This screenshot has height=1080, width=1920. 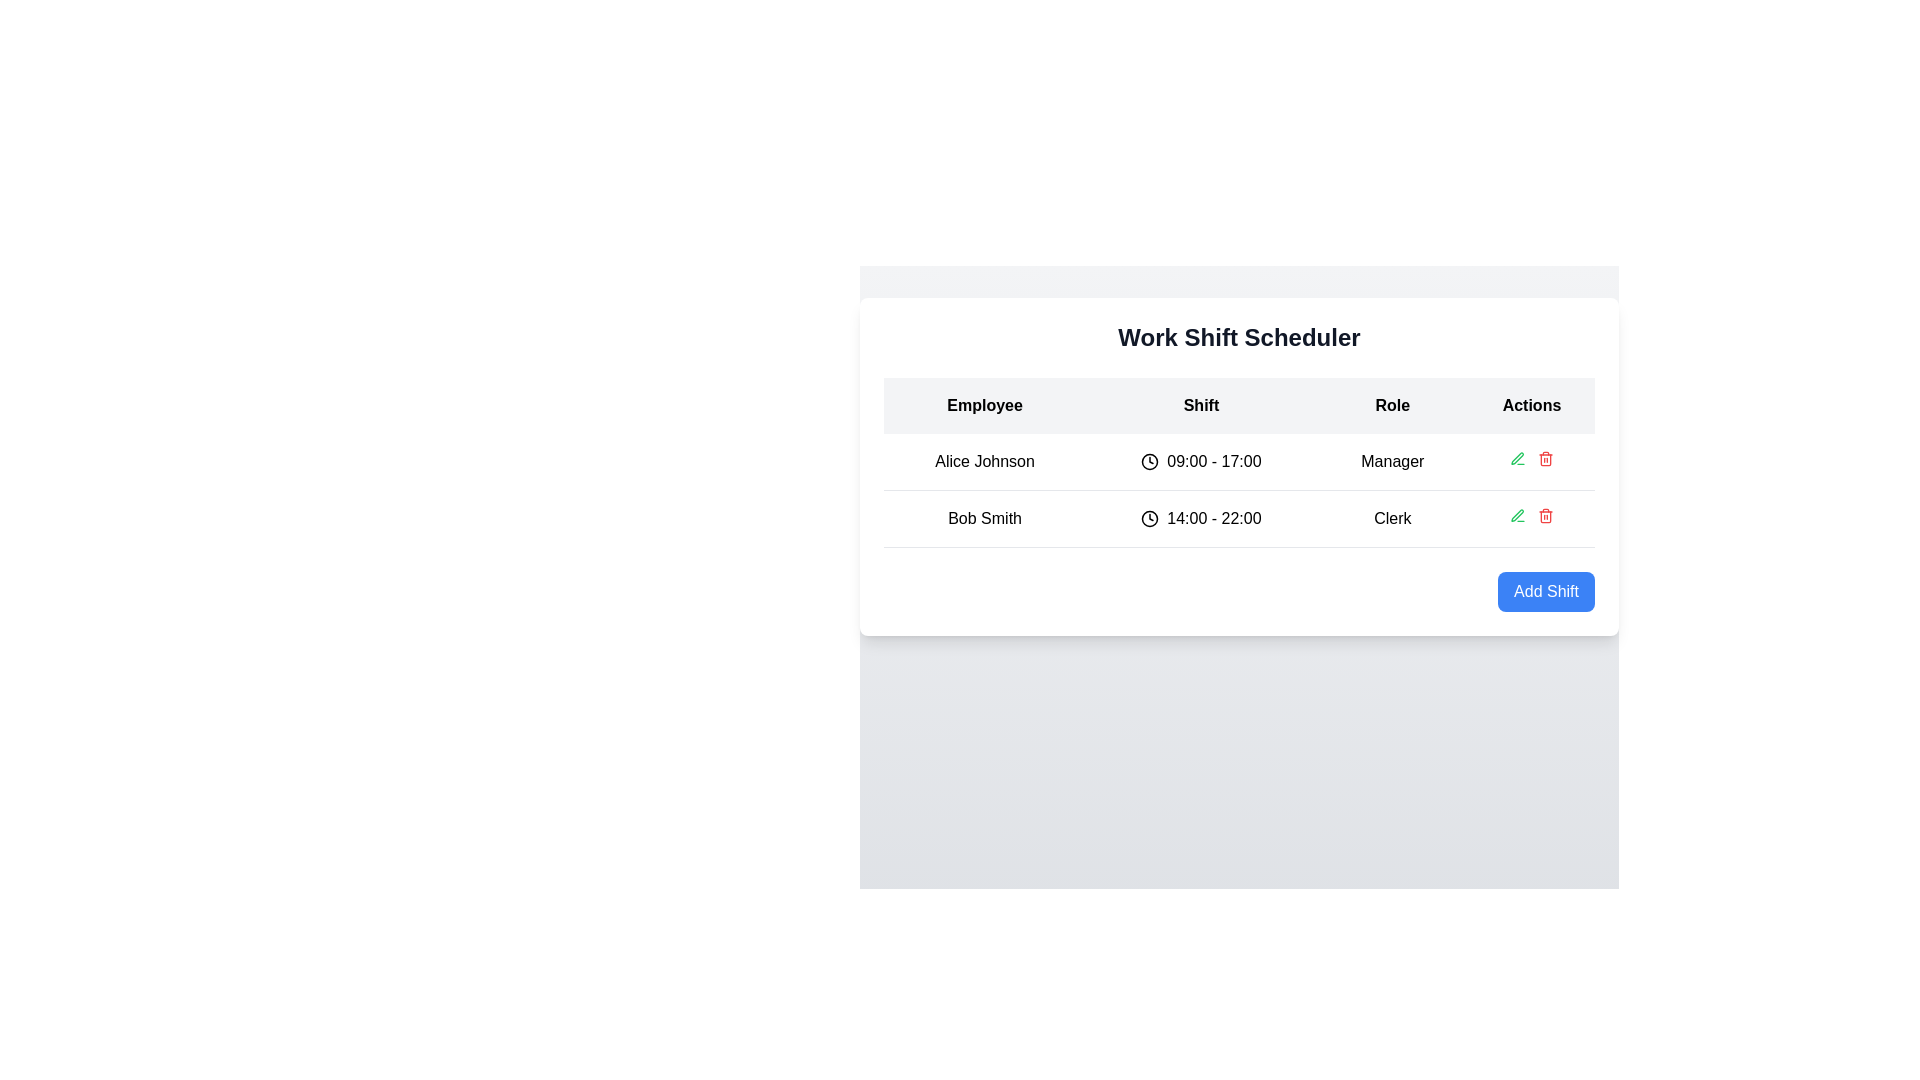 I want to click on the header label that categorizes employee details, positioned on the leftmost side of the header row above the table containing 'Shift', 'Role', and 'Actions', so click(x=985, y=405).